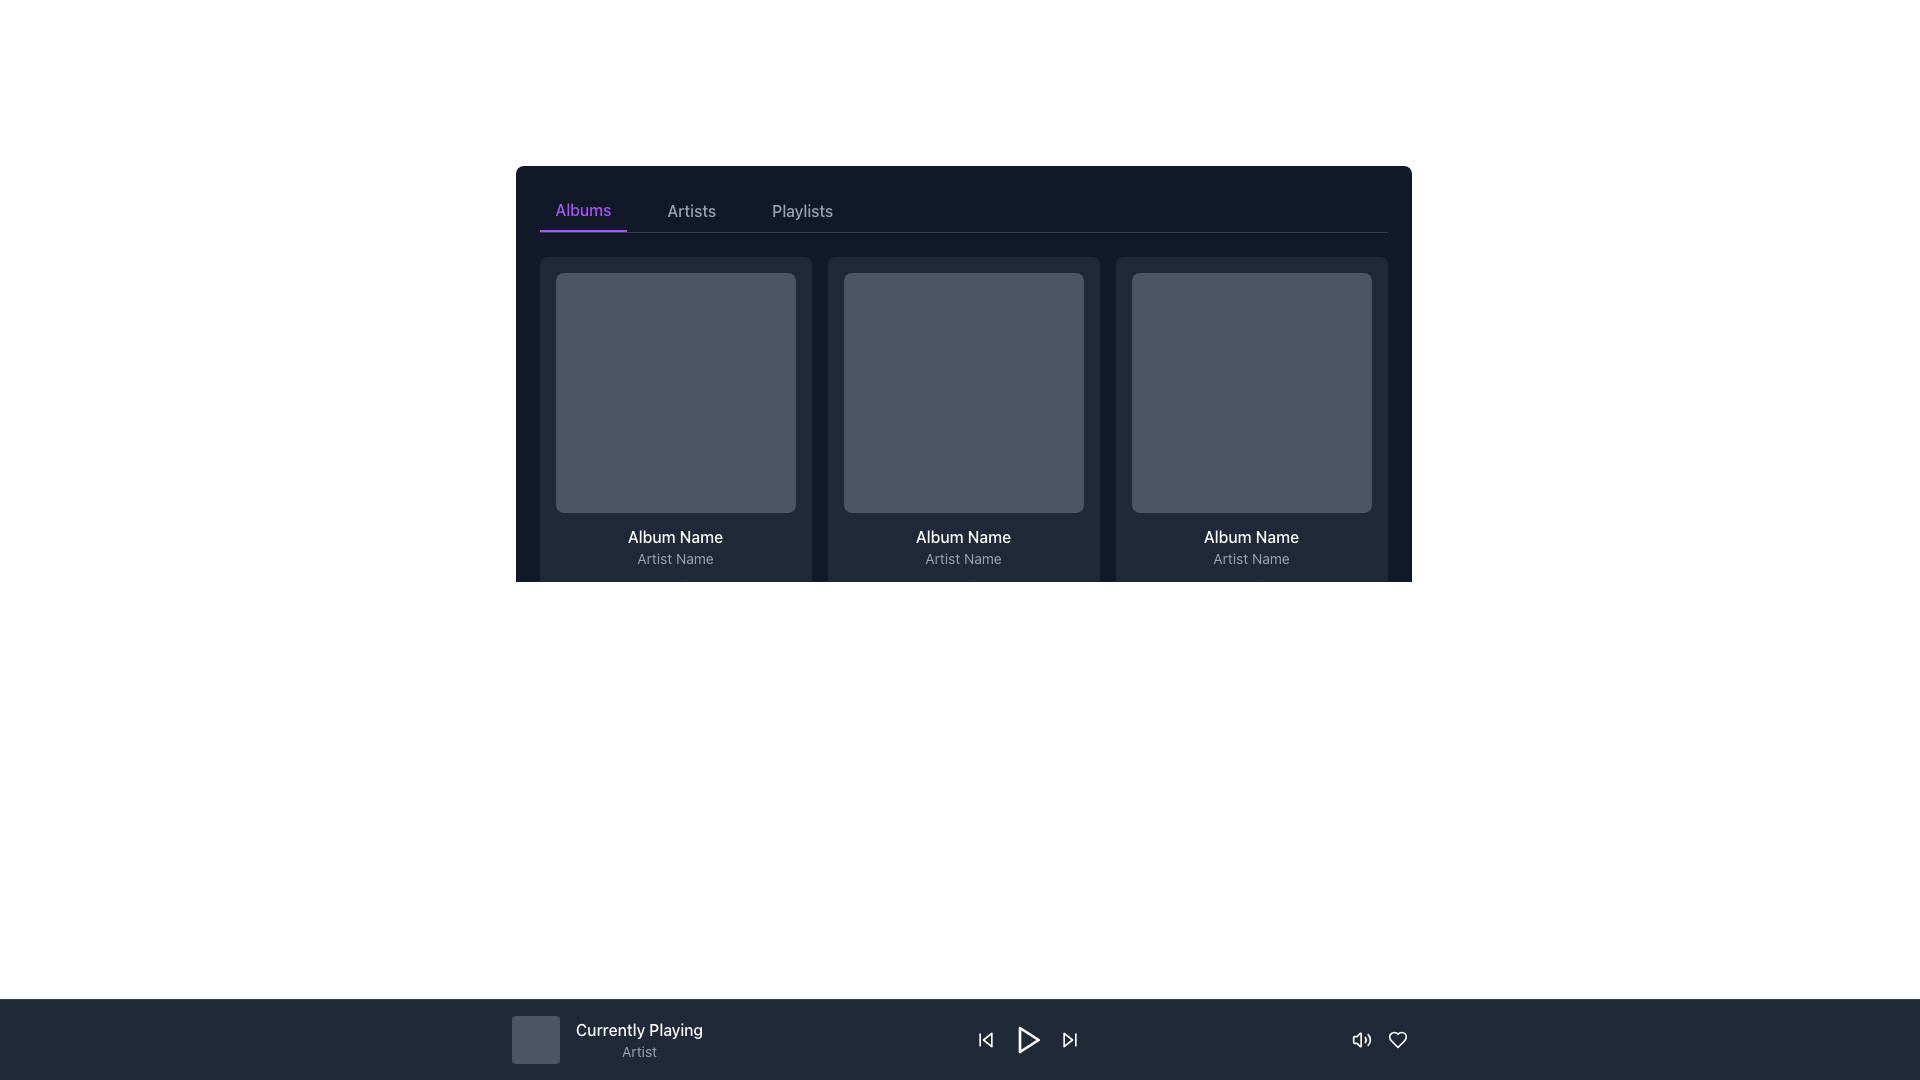 The image size is (1920, 1080). I want to click on the 'Albums' navigation tab located at the top-left of the navigation menu, so click(582, 211).